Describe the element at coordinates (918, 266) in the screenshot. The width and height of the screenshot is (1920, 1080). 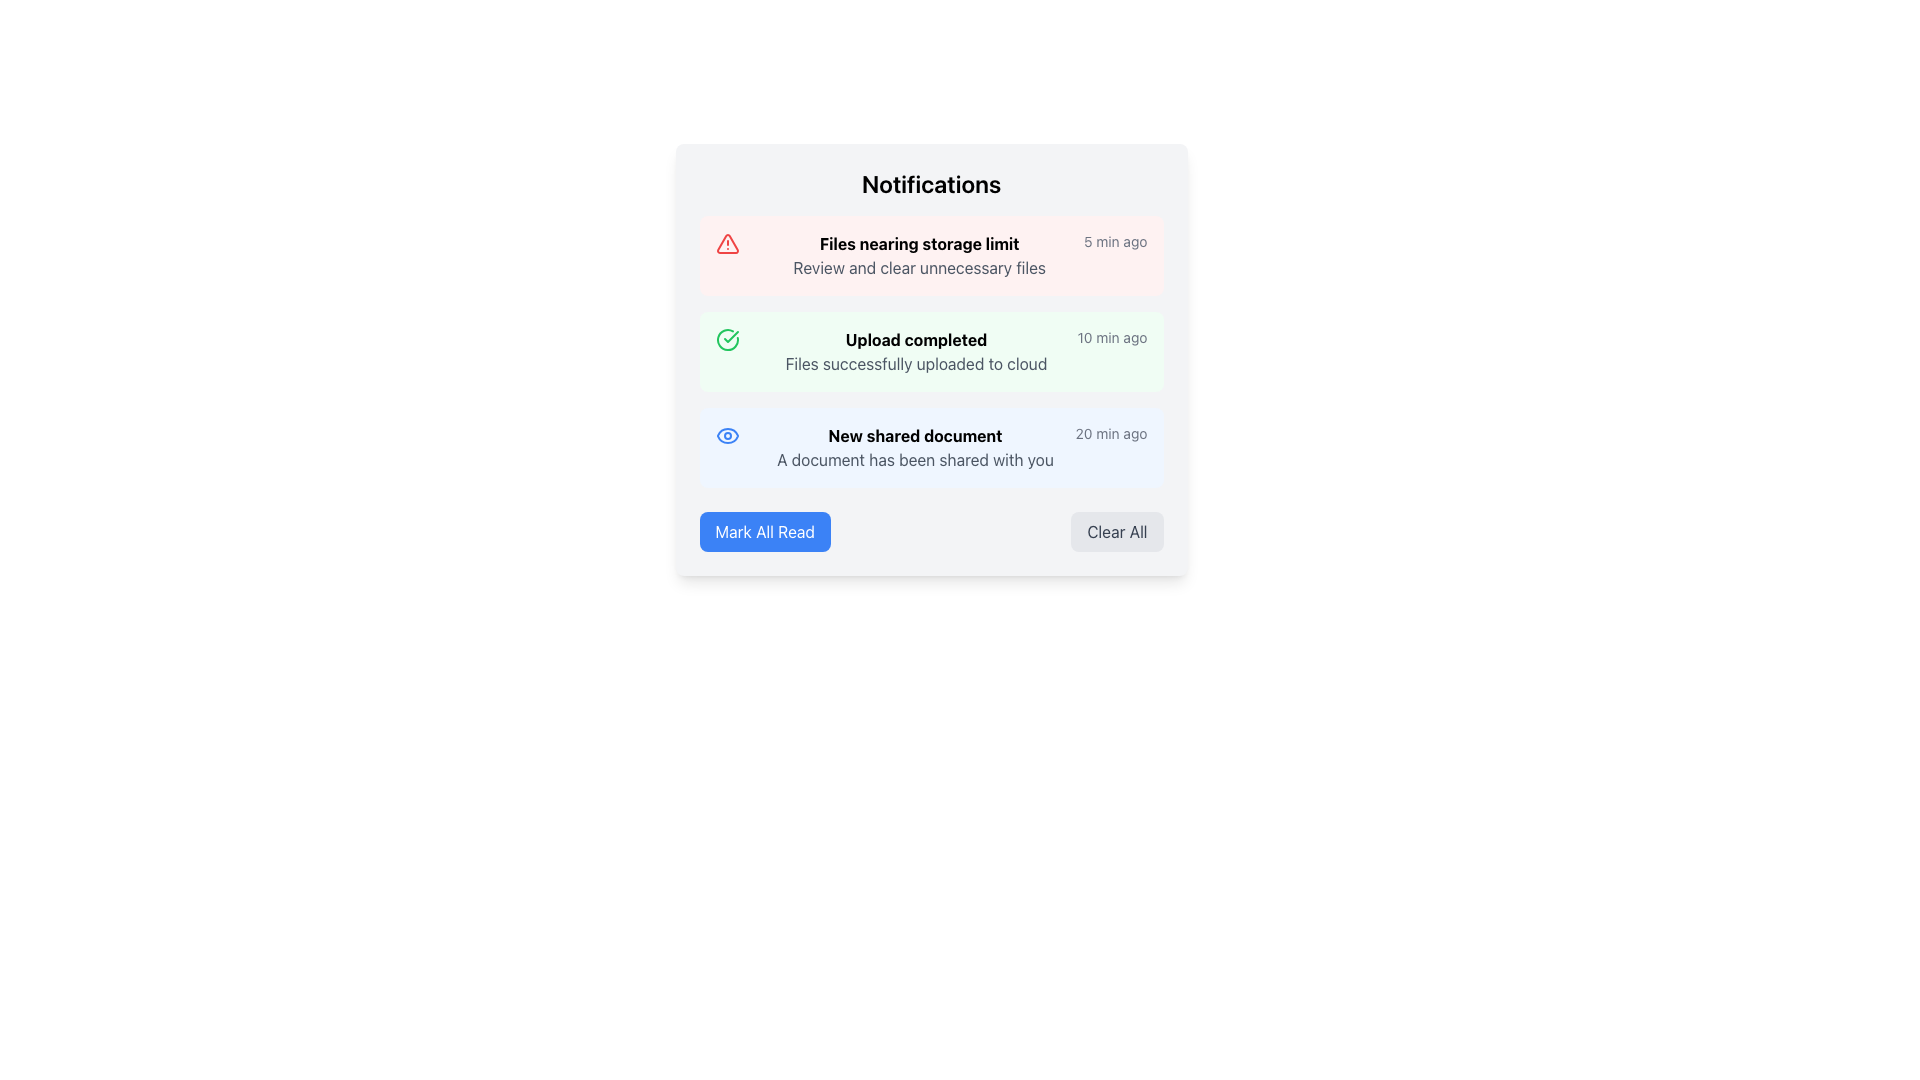
I see `the text label displaying 'Review and clear unnecessary files', which is located beneath the title 'Files nearing storage limit'` at that location.